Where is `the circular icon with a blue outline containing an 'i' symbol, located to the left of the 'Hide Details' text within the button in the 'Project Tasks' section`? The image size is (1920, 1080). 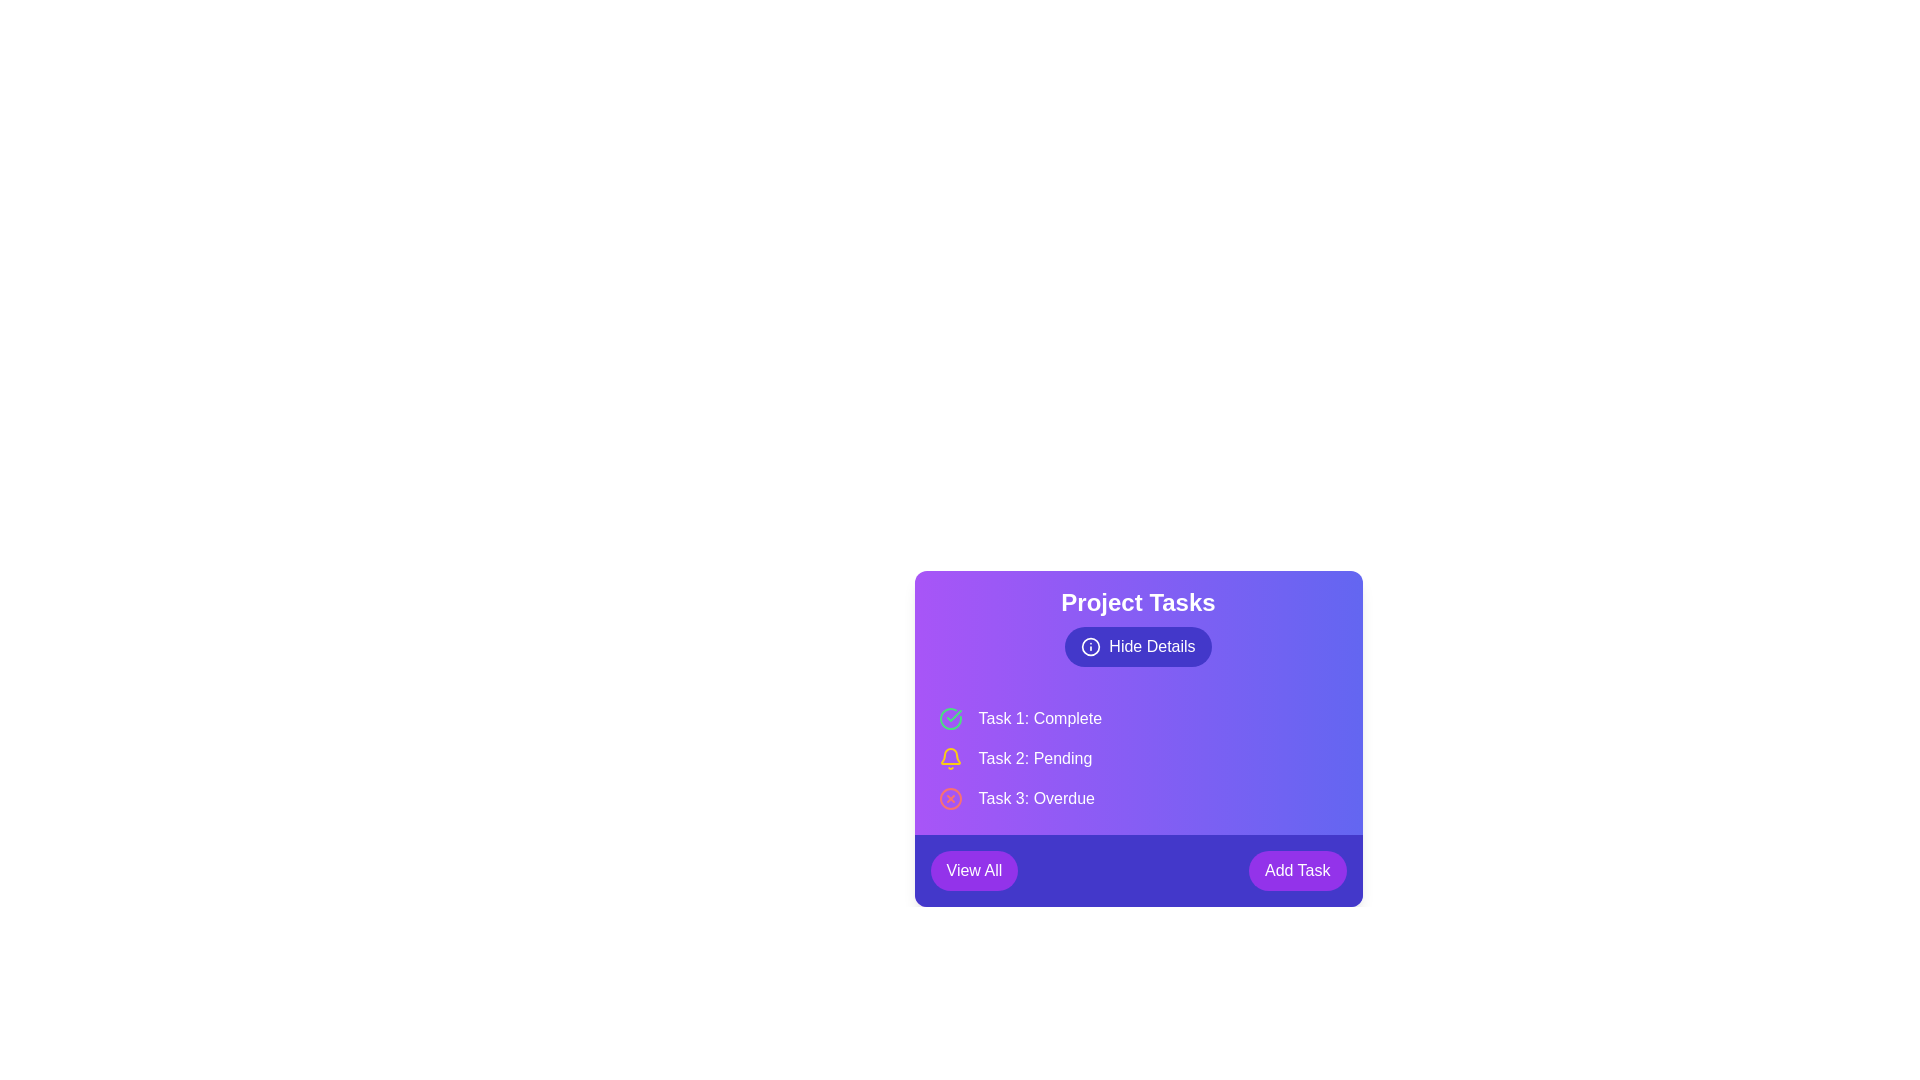 the circular icon with a blue outline containing an 'i' symbol, located to the left of the 'Hide Details' text within the button in the 'Project Tasks' section is located at coordinates (1090, 647).